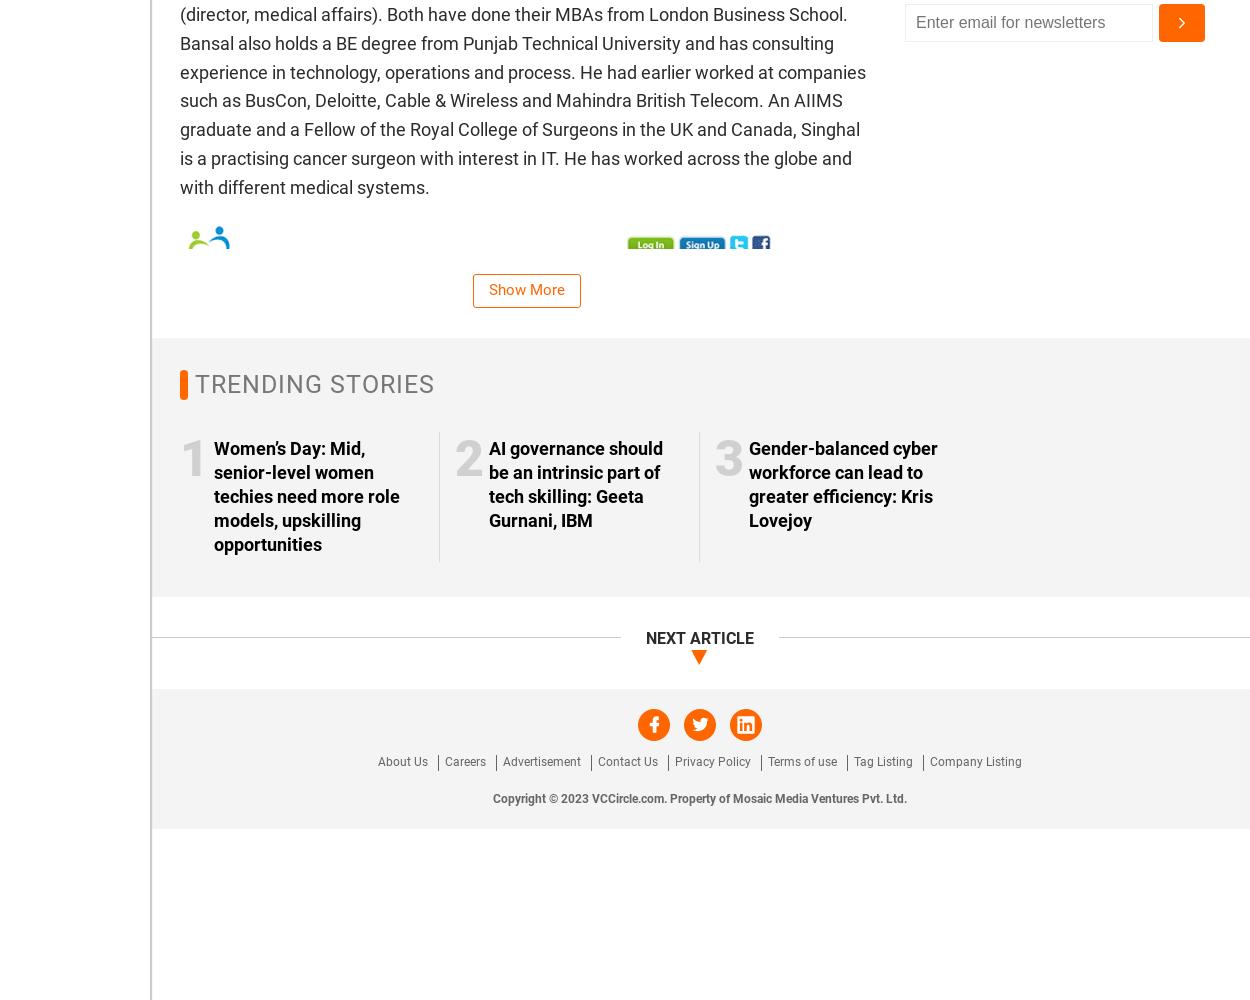  Describe the element at coordinates (542, 761) in the screenshot. I see `'Advertisement'` at that location.